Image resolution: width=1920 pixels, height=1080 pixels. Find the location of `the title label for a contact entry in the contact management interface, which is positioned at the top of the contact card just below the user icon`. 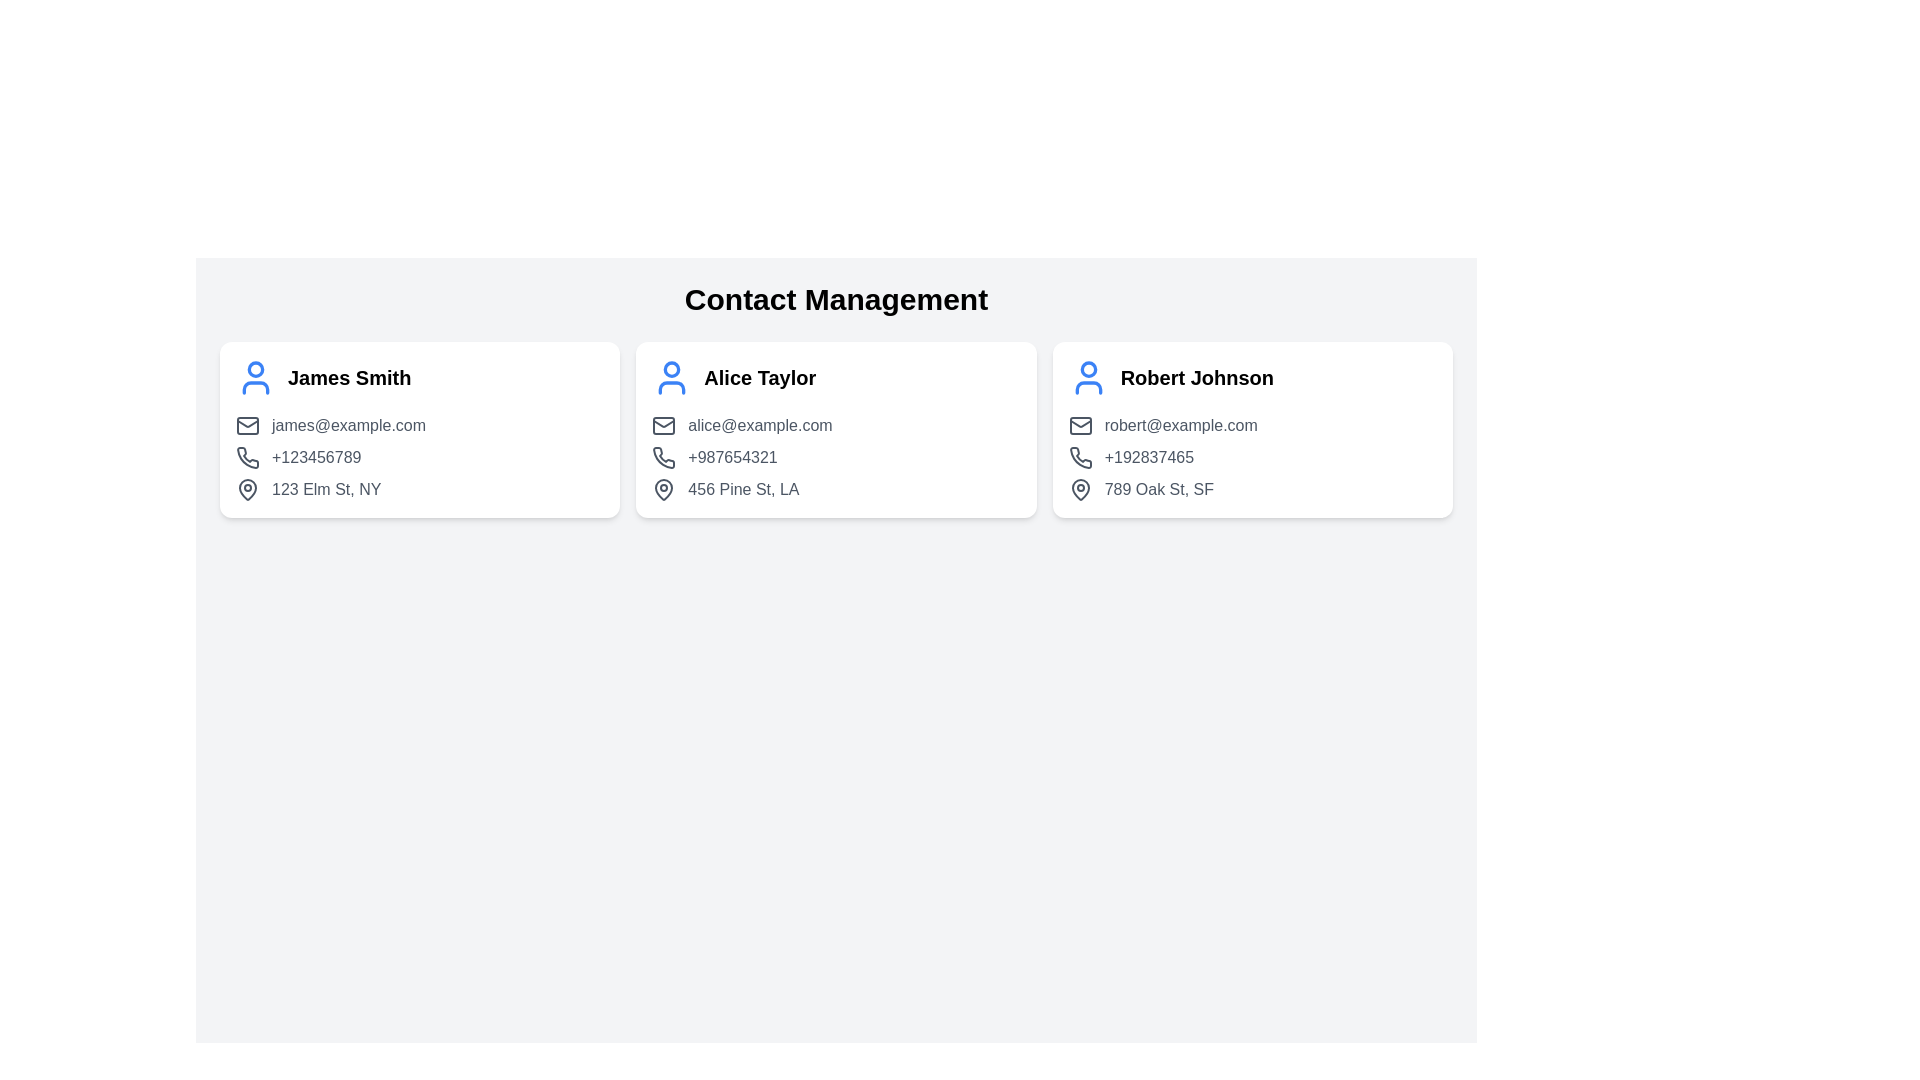

the title label for a contact entry in the contact management interface, which is positioned at the top of the contact card just below the user icon is located at coordinates (349, 378).